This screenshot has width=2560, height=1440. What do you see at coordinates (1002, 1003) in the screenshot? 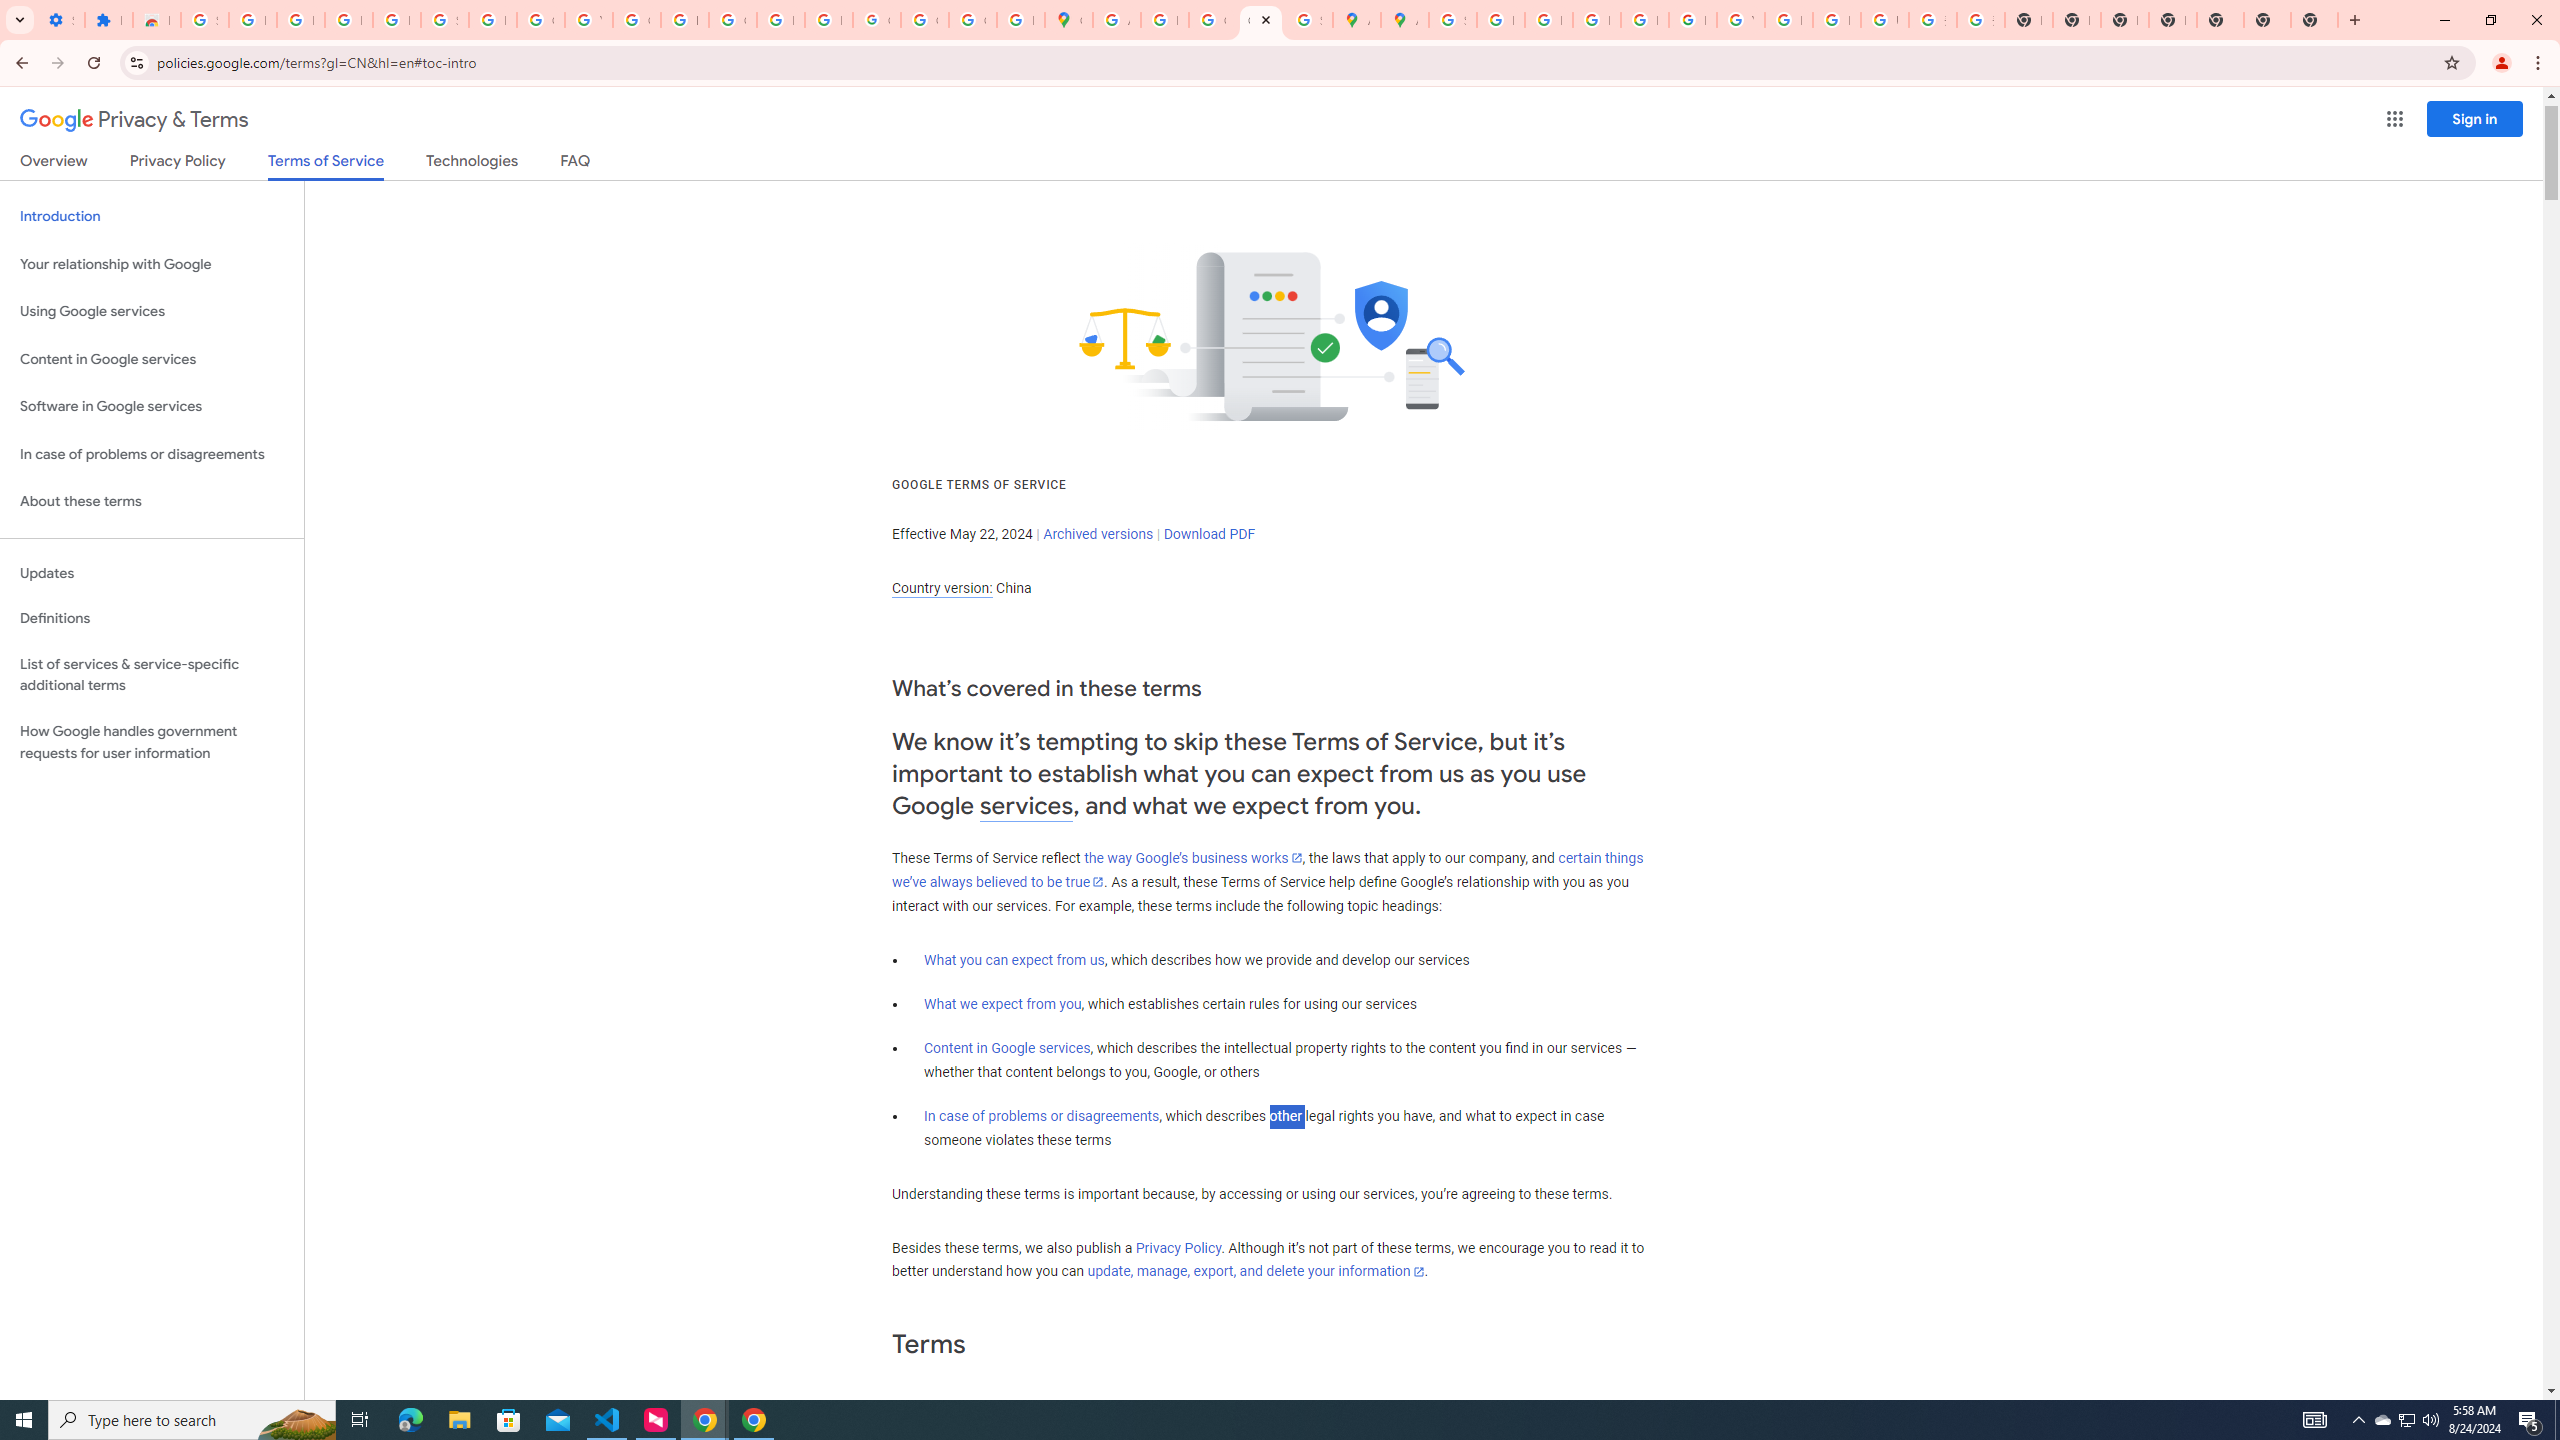
I see `'What we expect from you'` at bounding box center [1002, 1003].